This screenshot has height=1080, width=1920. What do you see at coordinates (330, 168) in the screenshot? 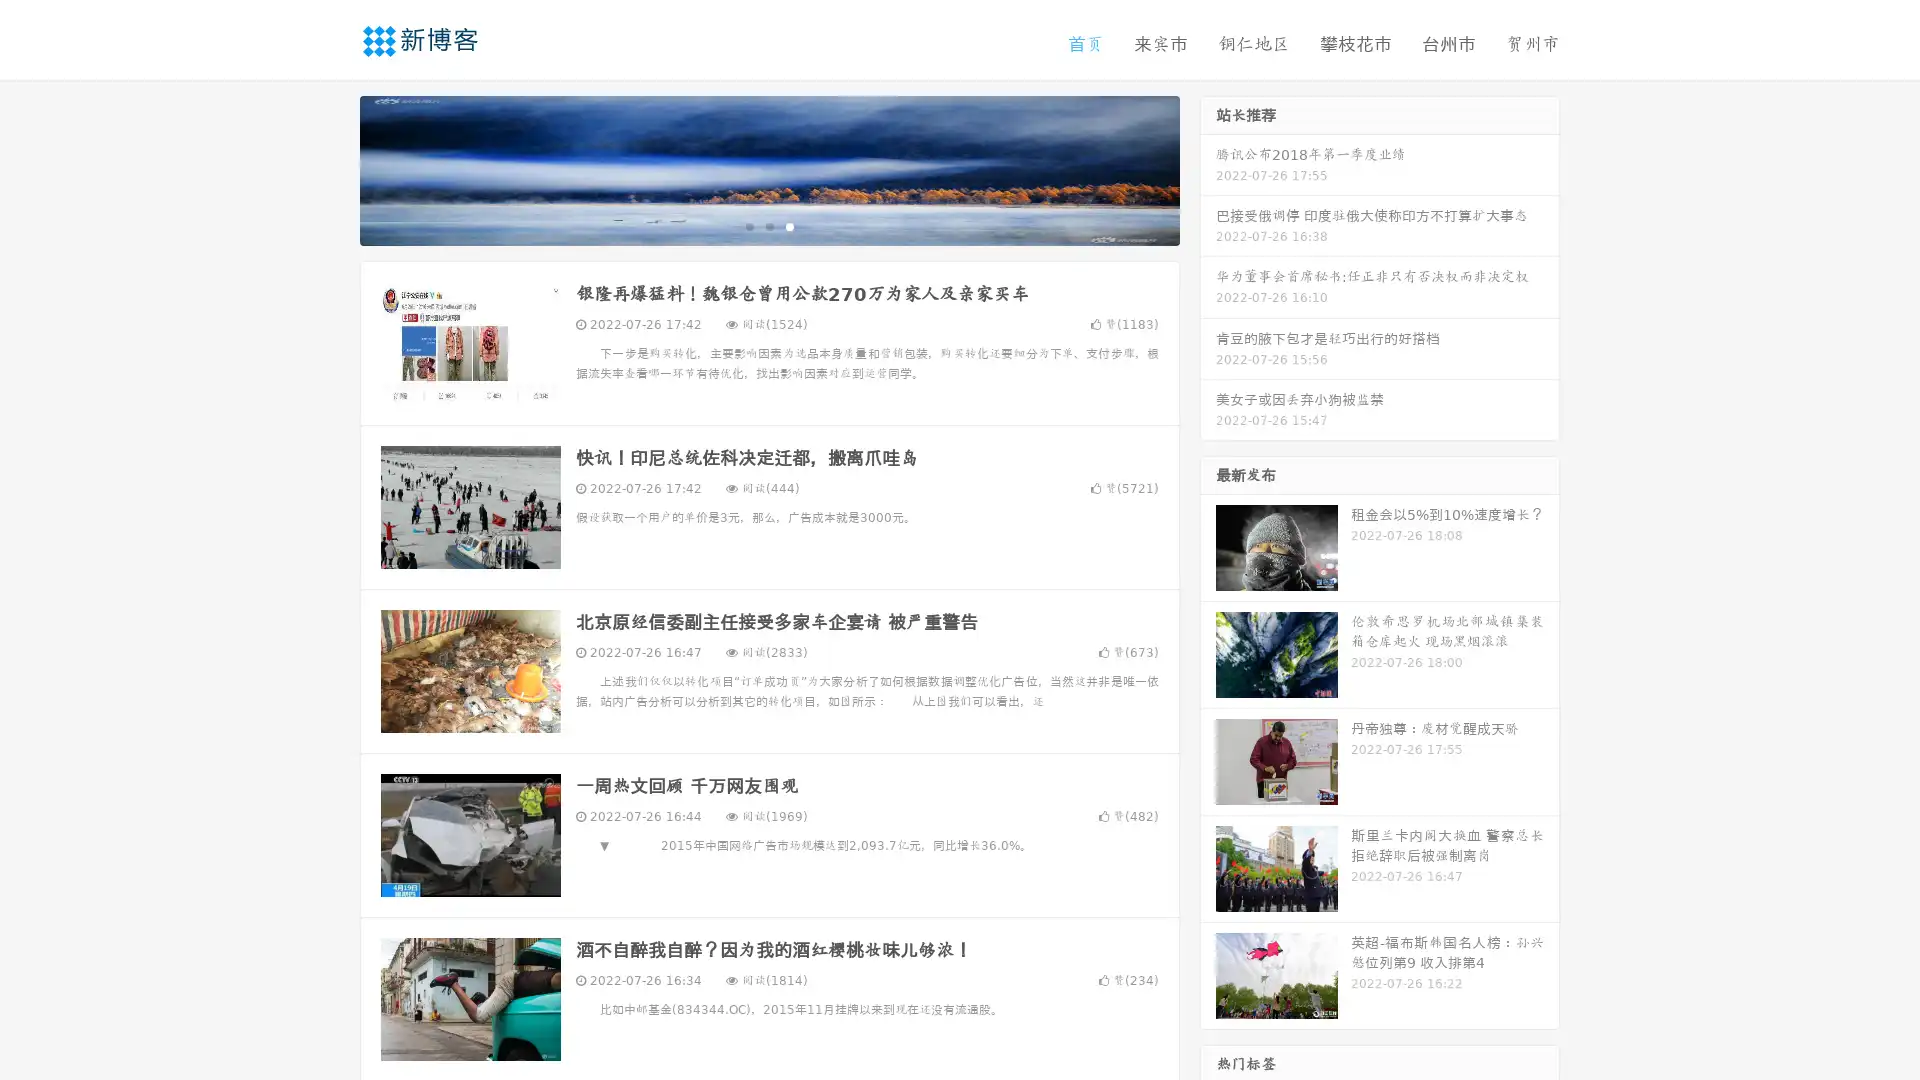
I see `Previous slide` at bounding box center [330, 168].